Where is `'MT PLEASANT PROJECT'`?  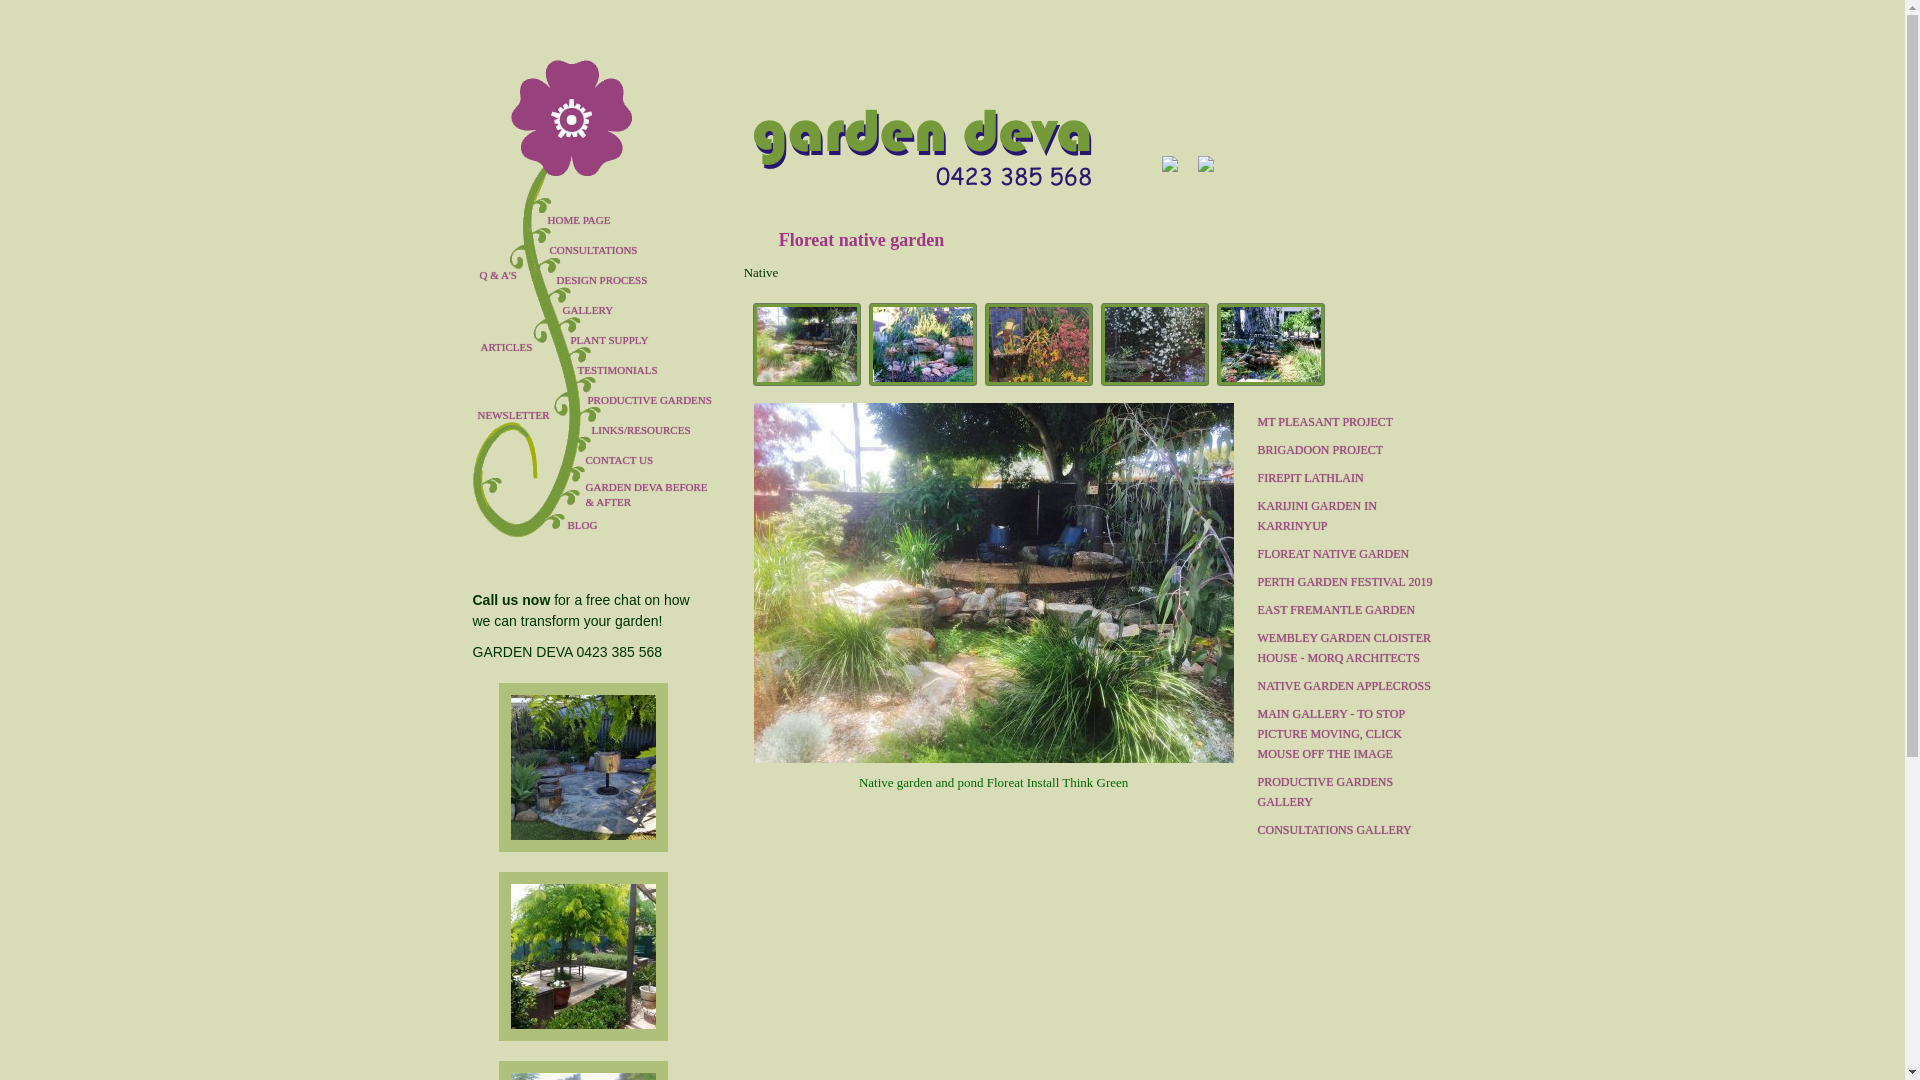
'MT PLEASANT PROJECT' is located at coordinates (1344, 420).